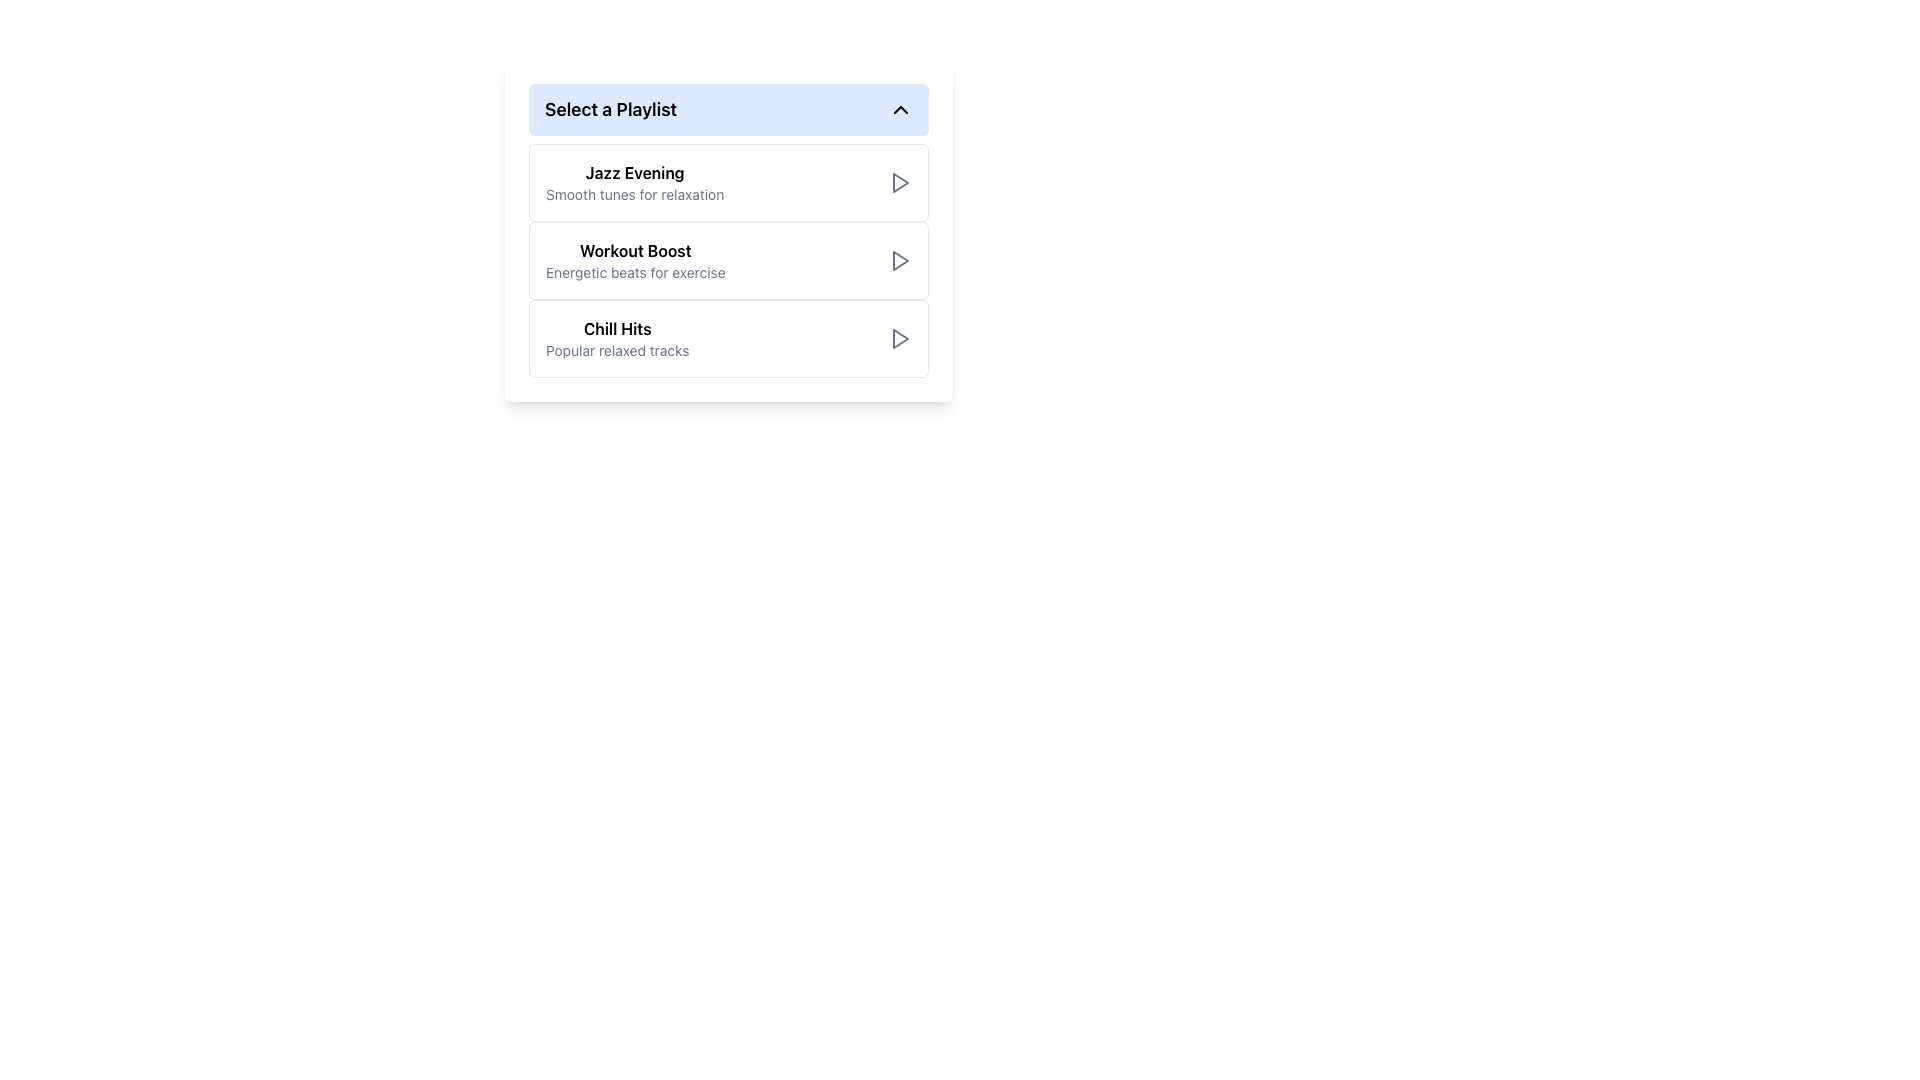 The height and width of the screenshot is (1080, 1920). I want to click on the text label that serves as the title of the first playlist item, positioned above the description 'Smooth tunes for relaxation', so click(634, 172).